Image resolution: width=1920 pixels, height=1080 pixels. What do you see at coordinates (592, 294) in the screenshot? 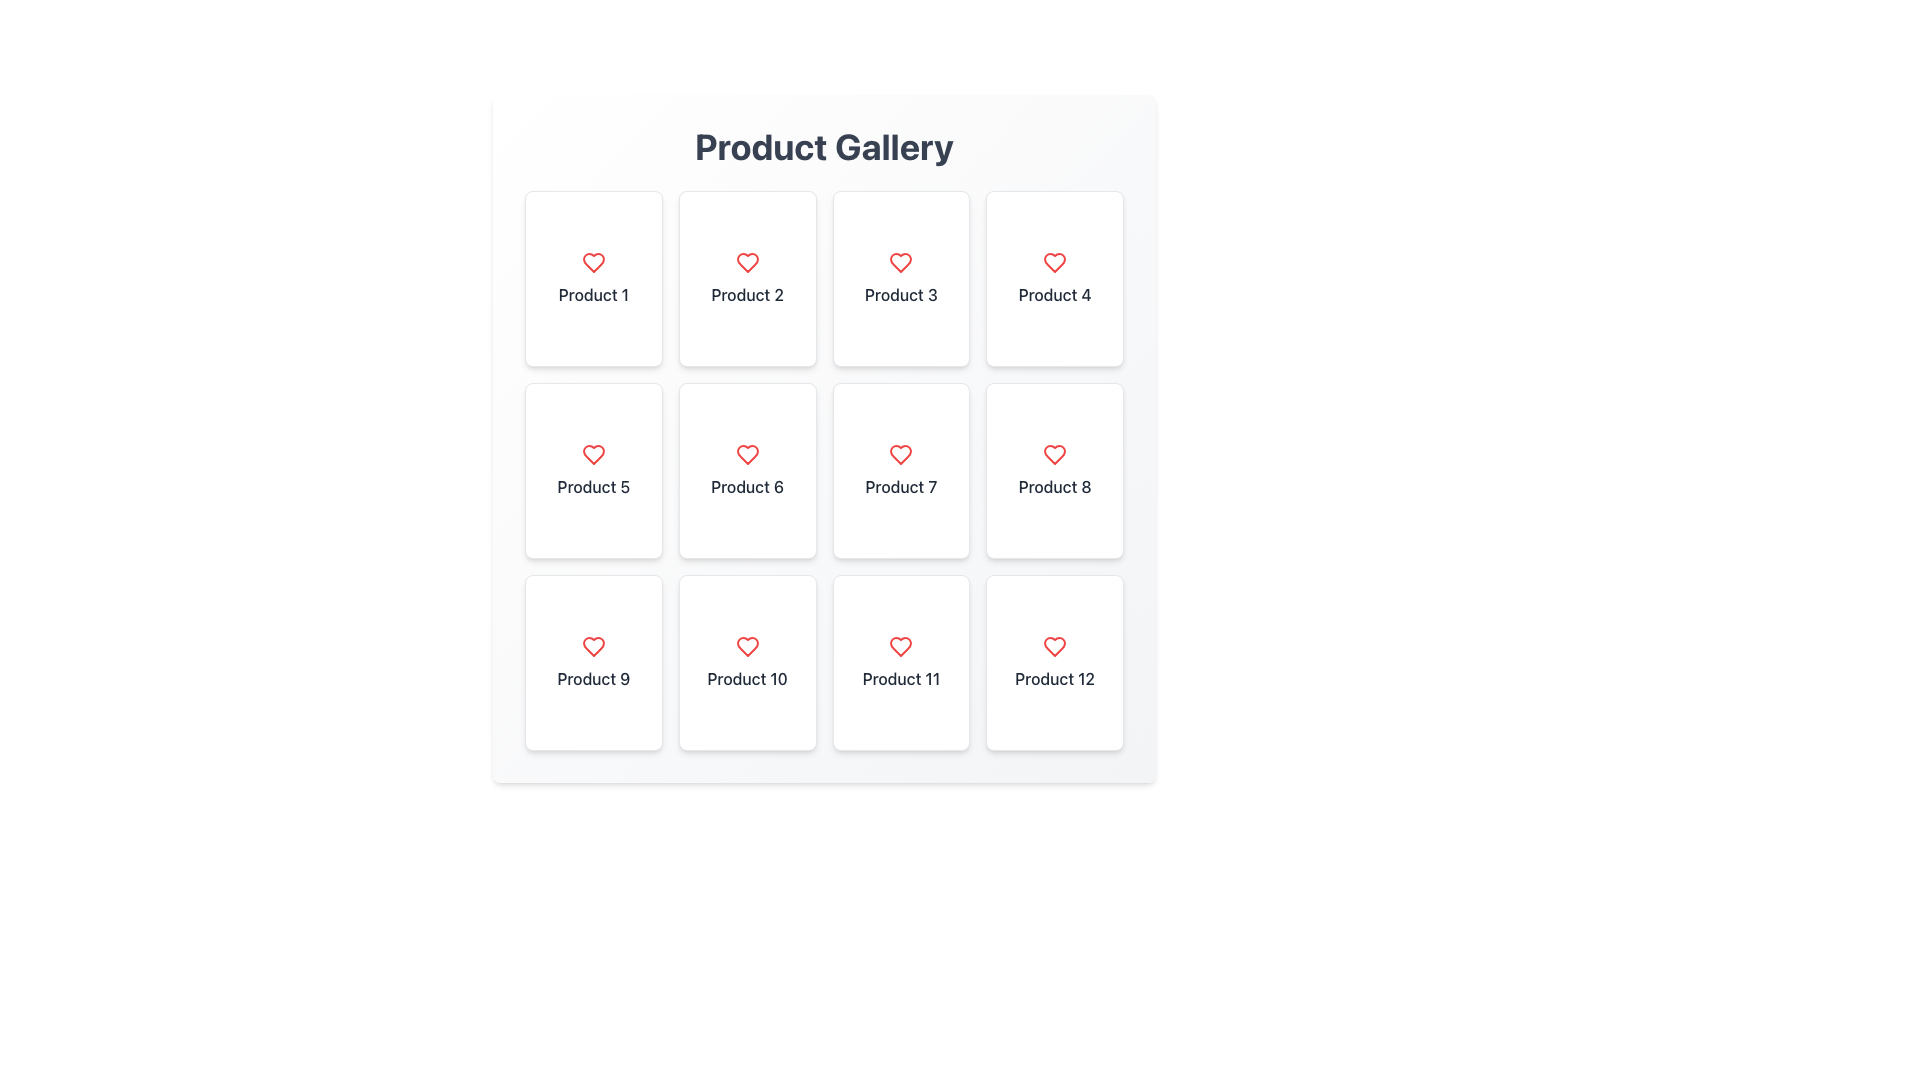
I see `the static text label that identifies 'Product 1' in the first product card of the grid layout` at bounding box center [592, 294].